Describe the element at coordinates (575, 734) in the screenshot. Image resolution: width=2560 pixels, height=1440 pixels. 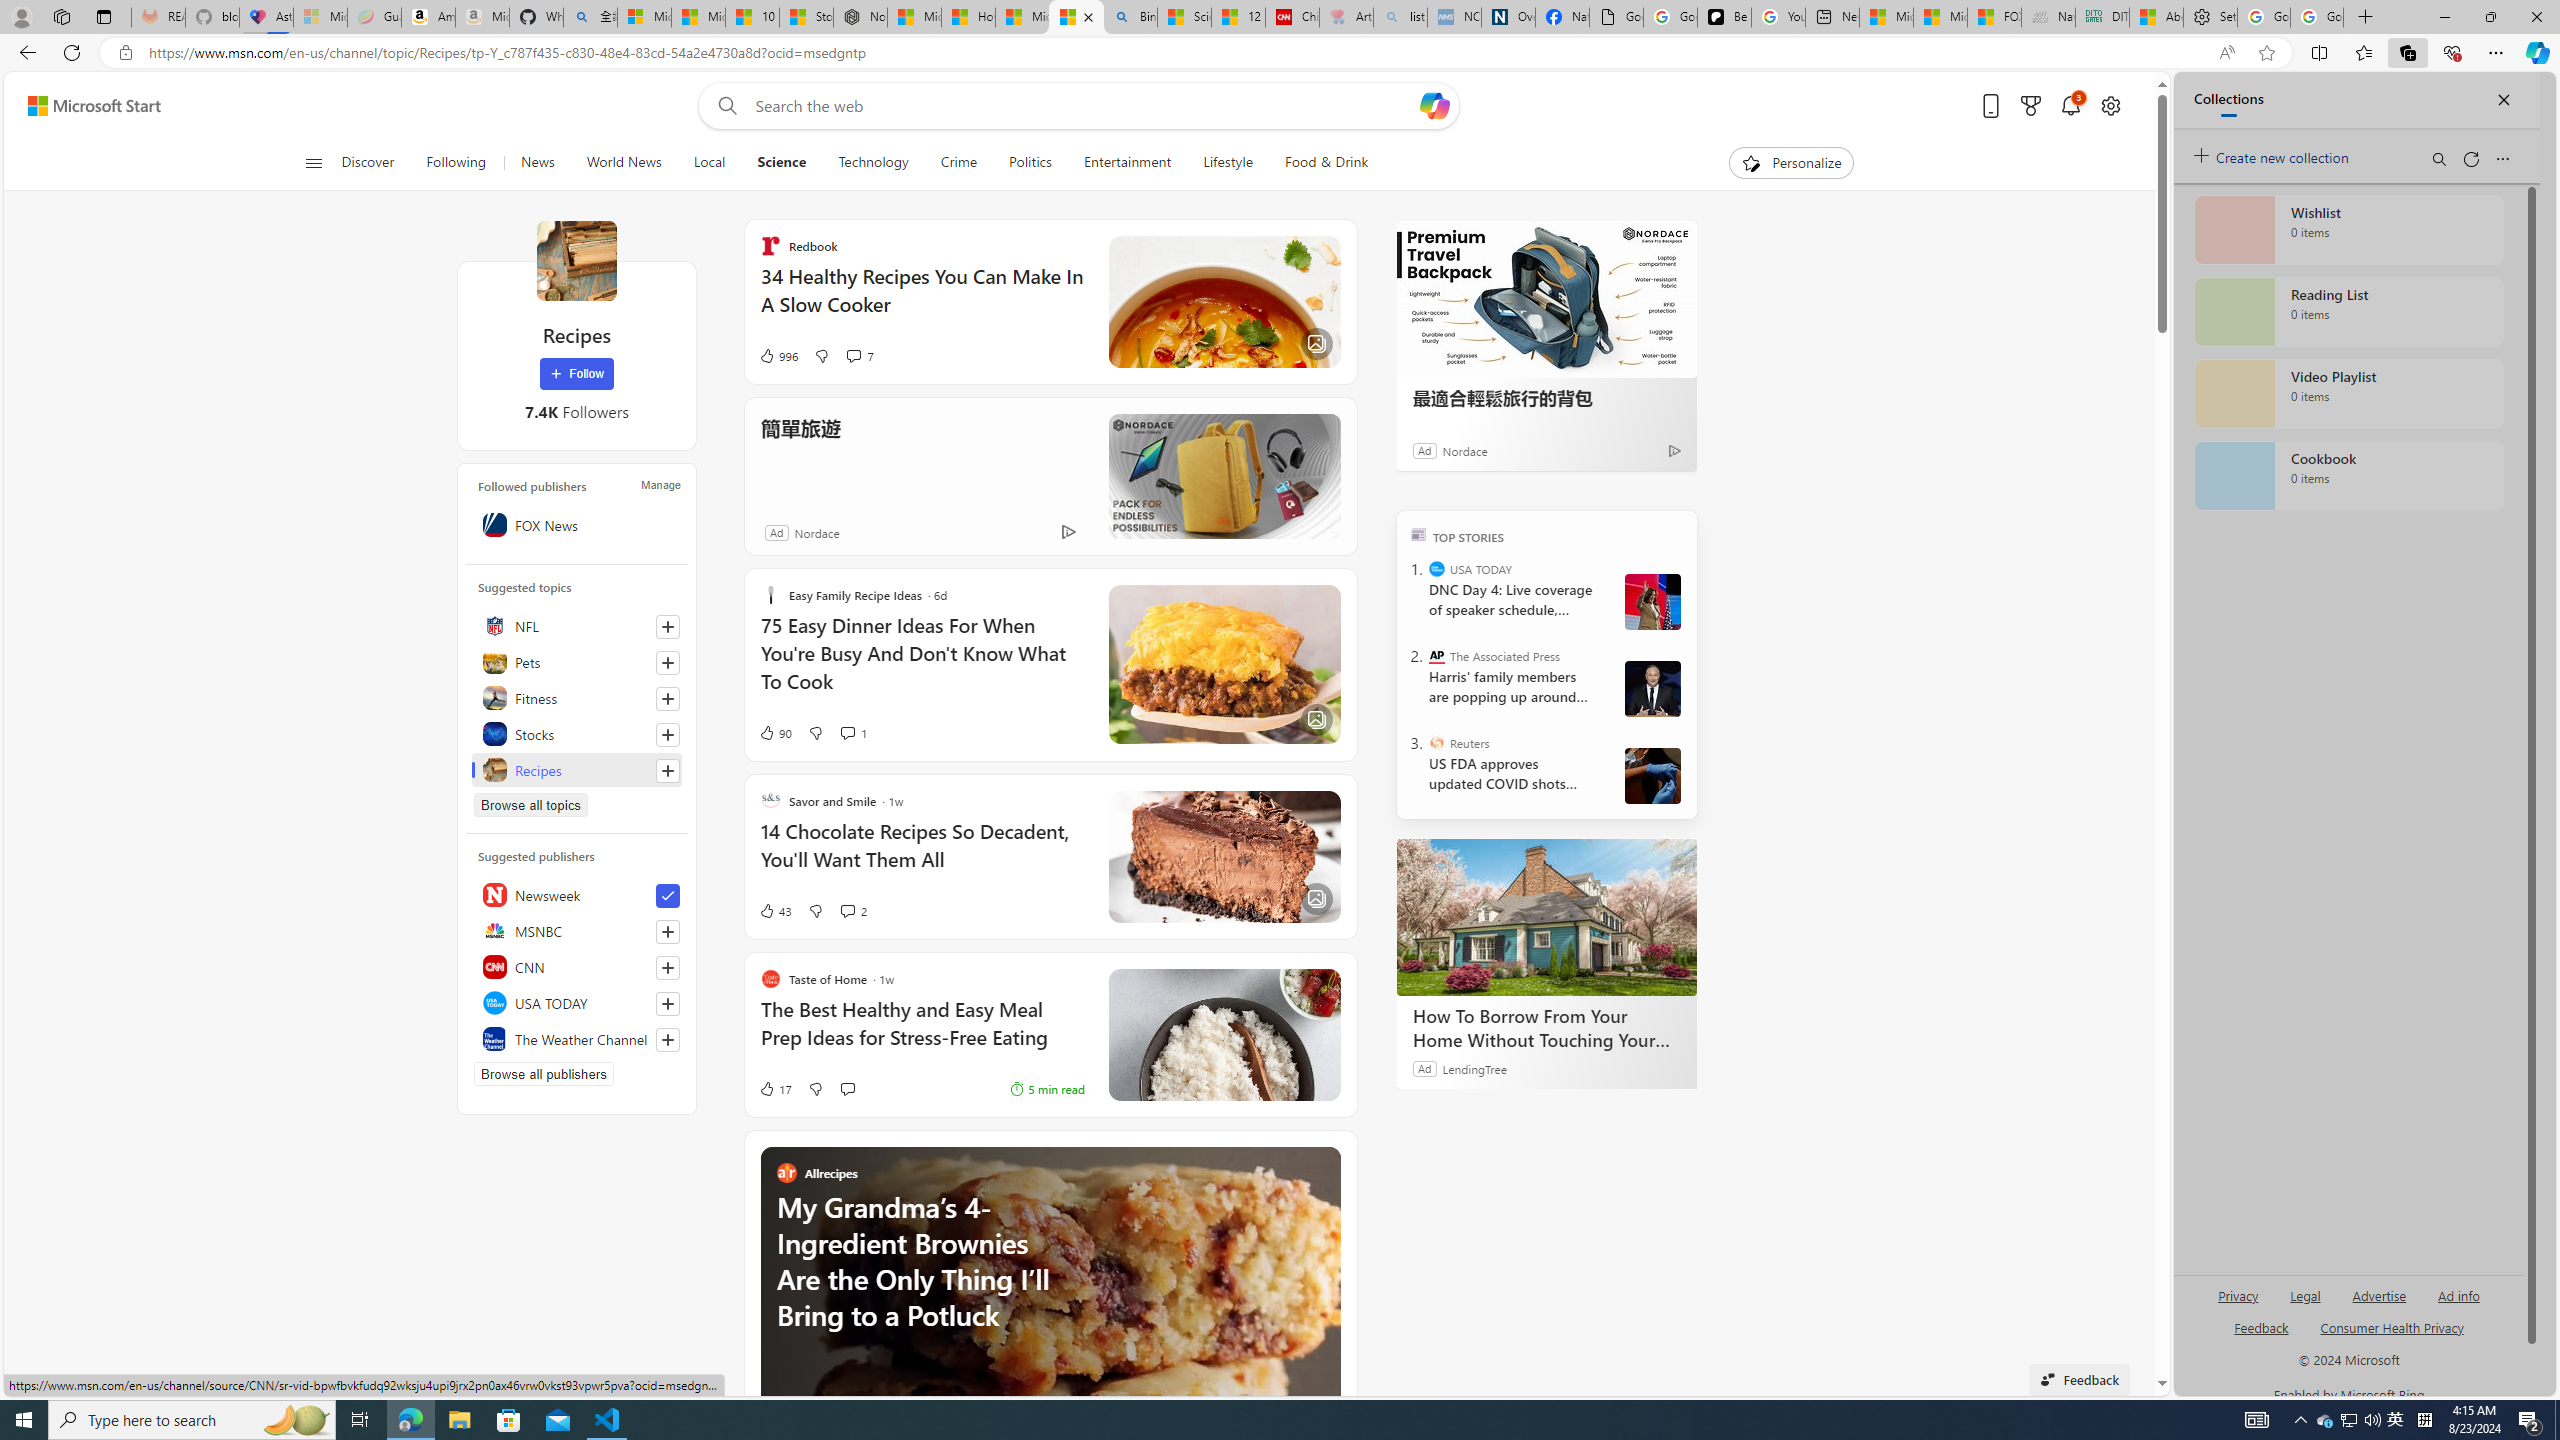
I see `'Stocks'` at that location.